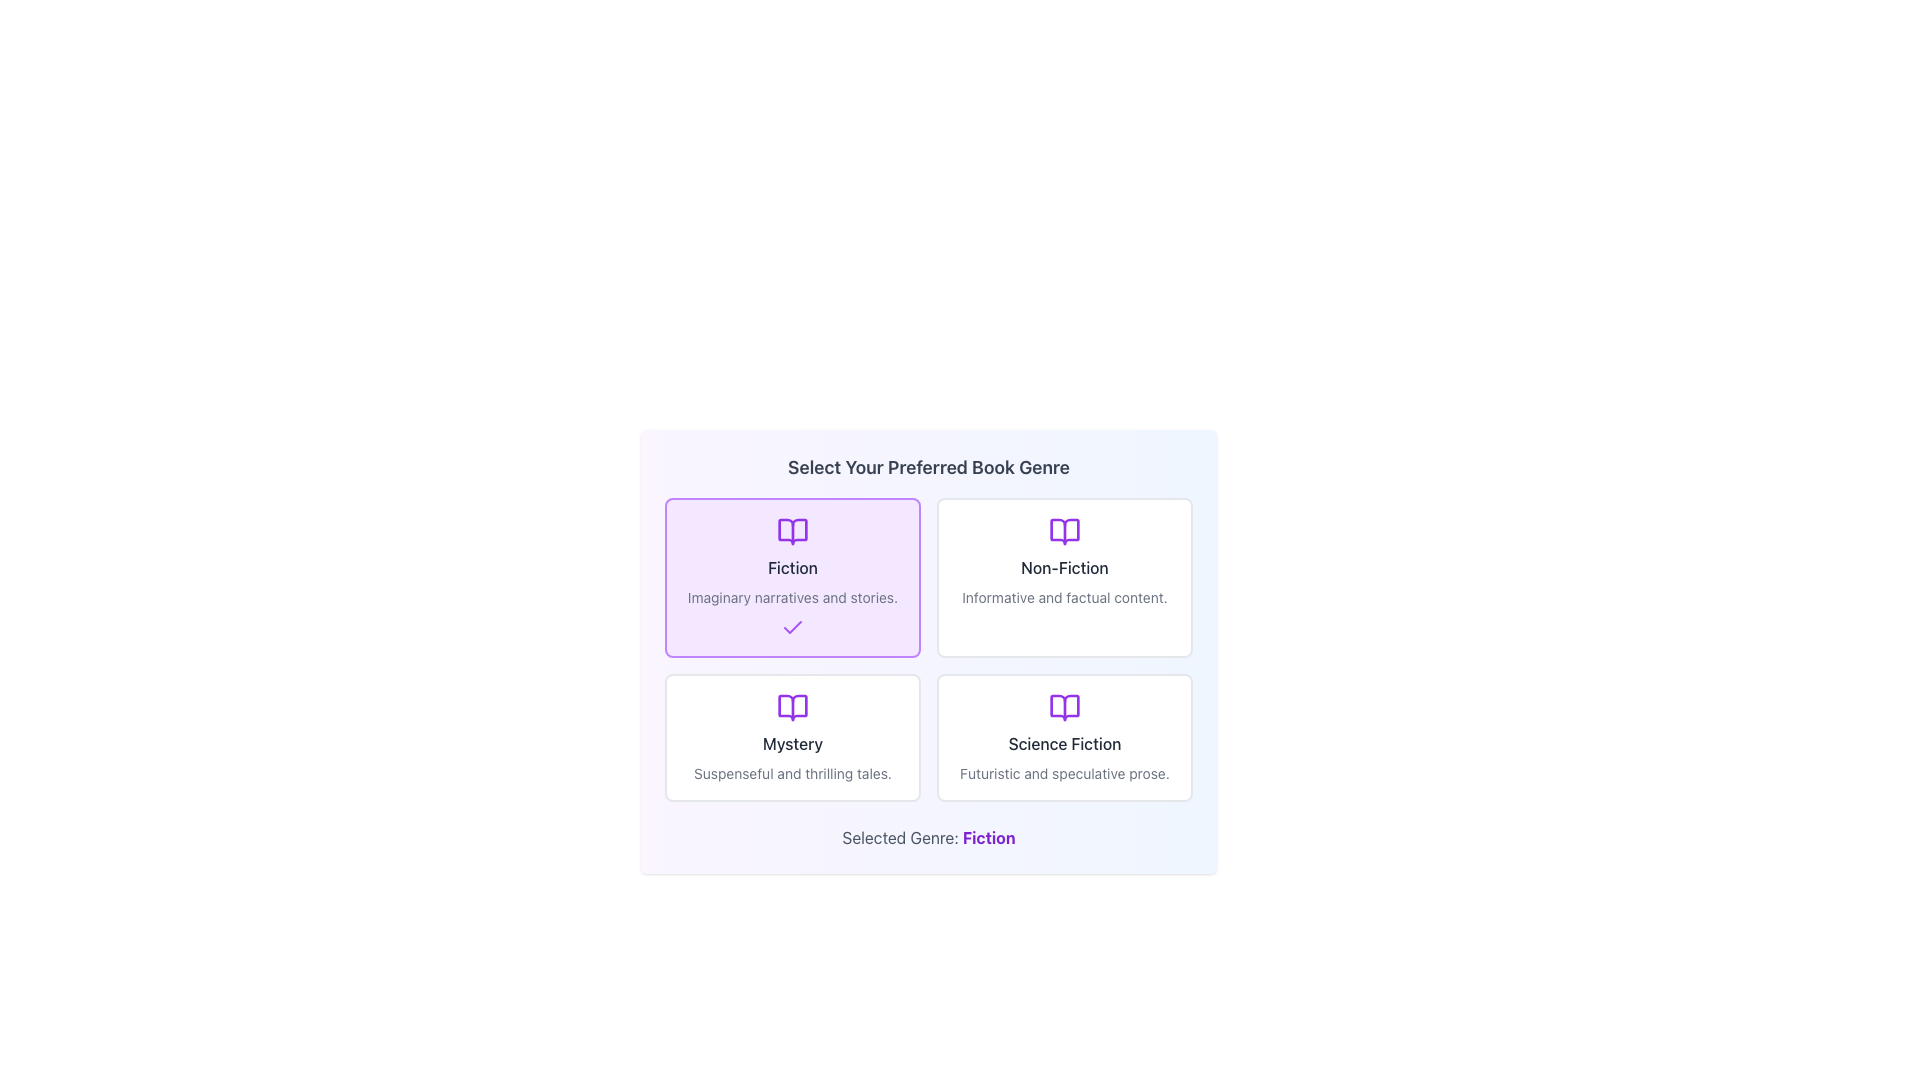 The image size is (1920, 1080). I want to click on the checkmark icon indicating the selection of the 'Fiction' book genre to trigger a potential tooltip or visual response, so click(791, 627).